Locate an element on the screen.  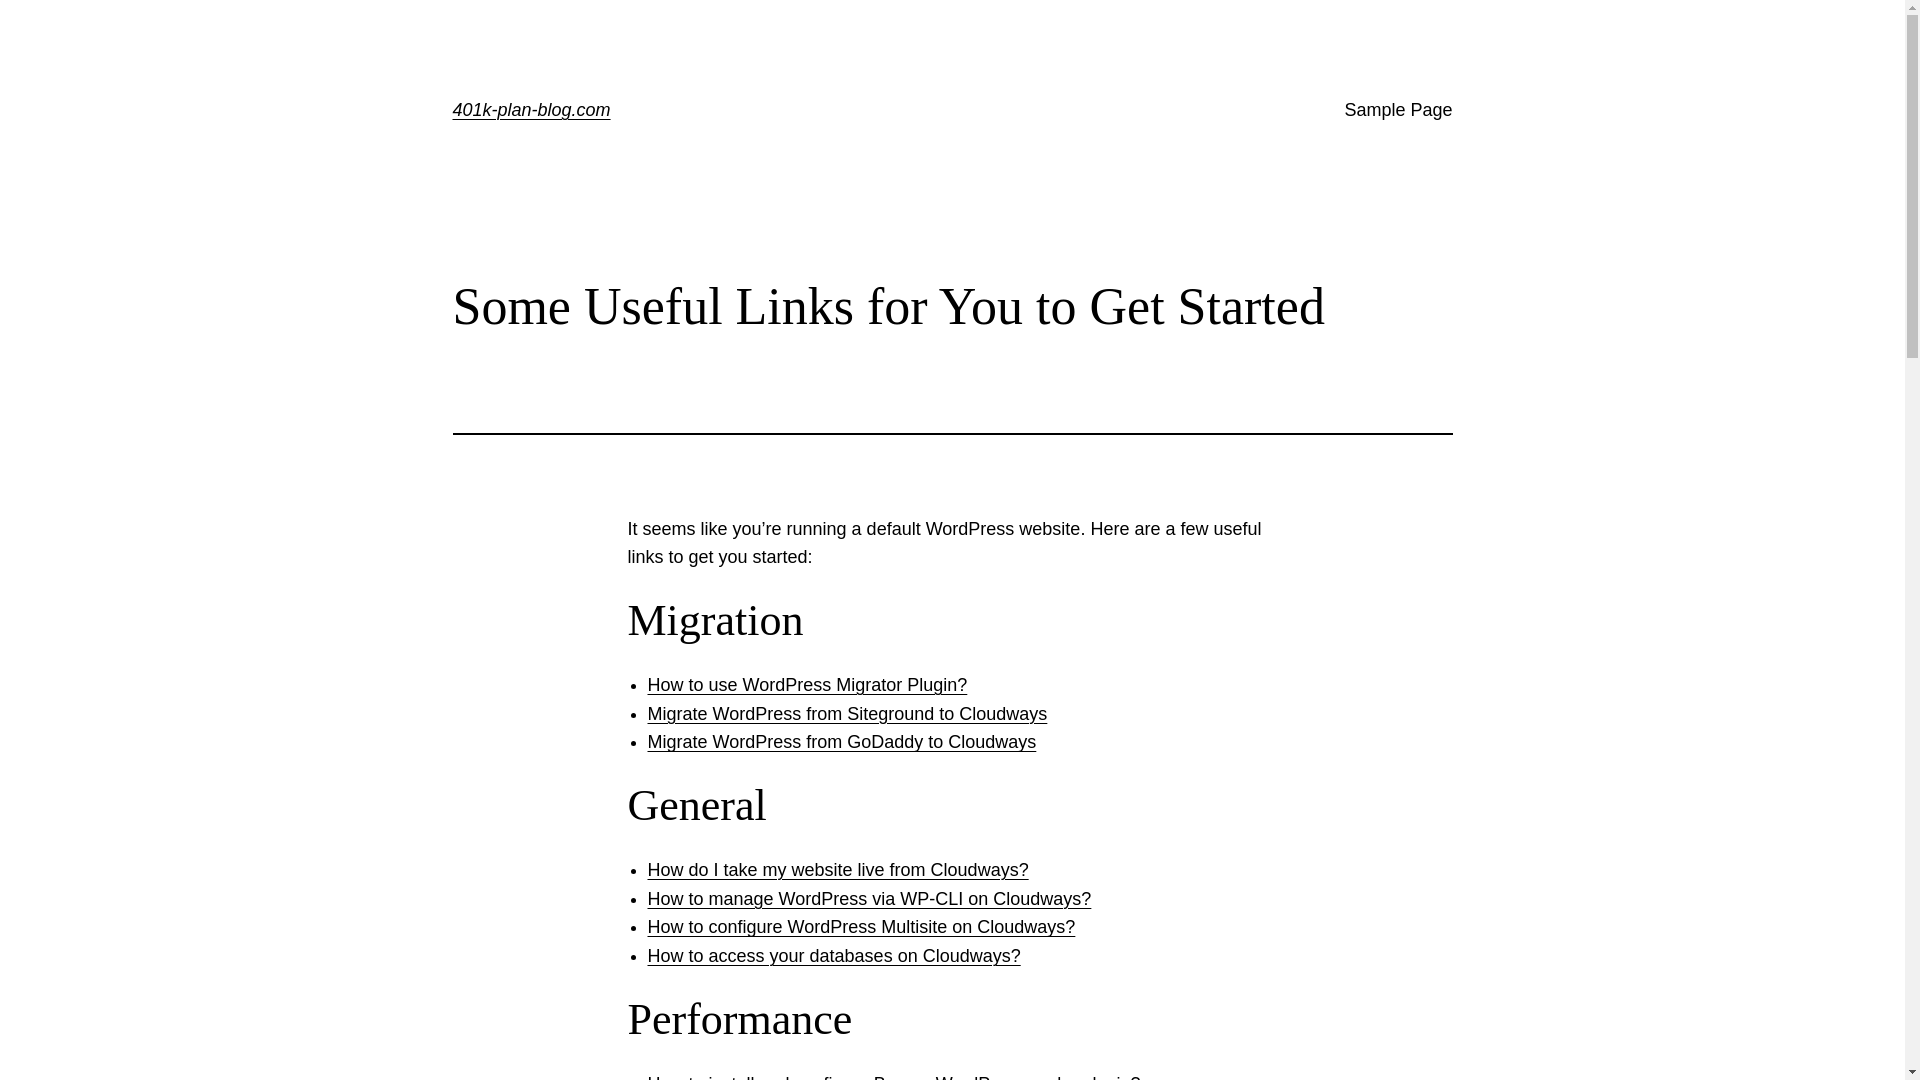
'How to access your databases on Cloudways?' is located at coordinates (834, 955).